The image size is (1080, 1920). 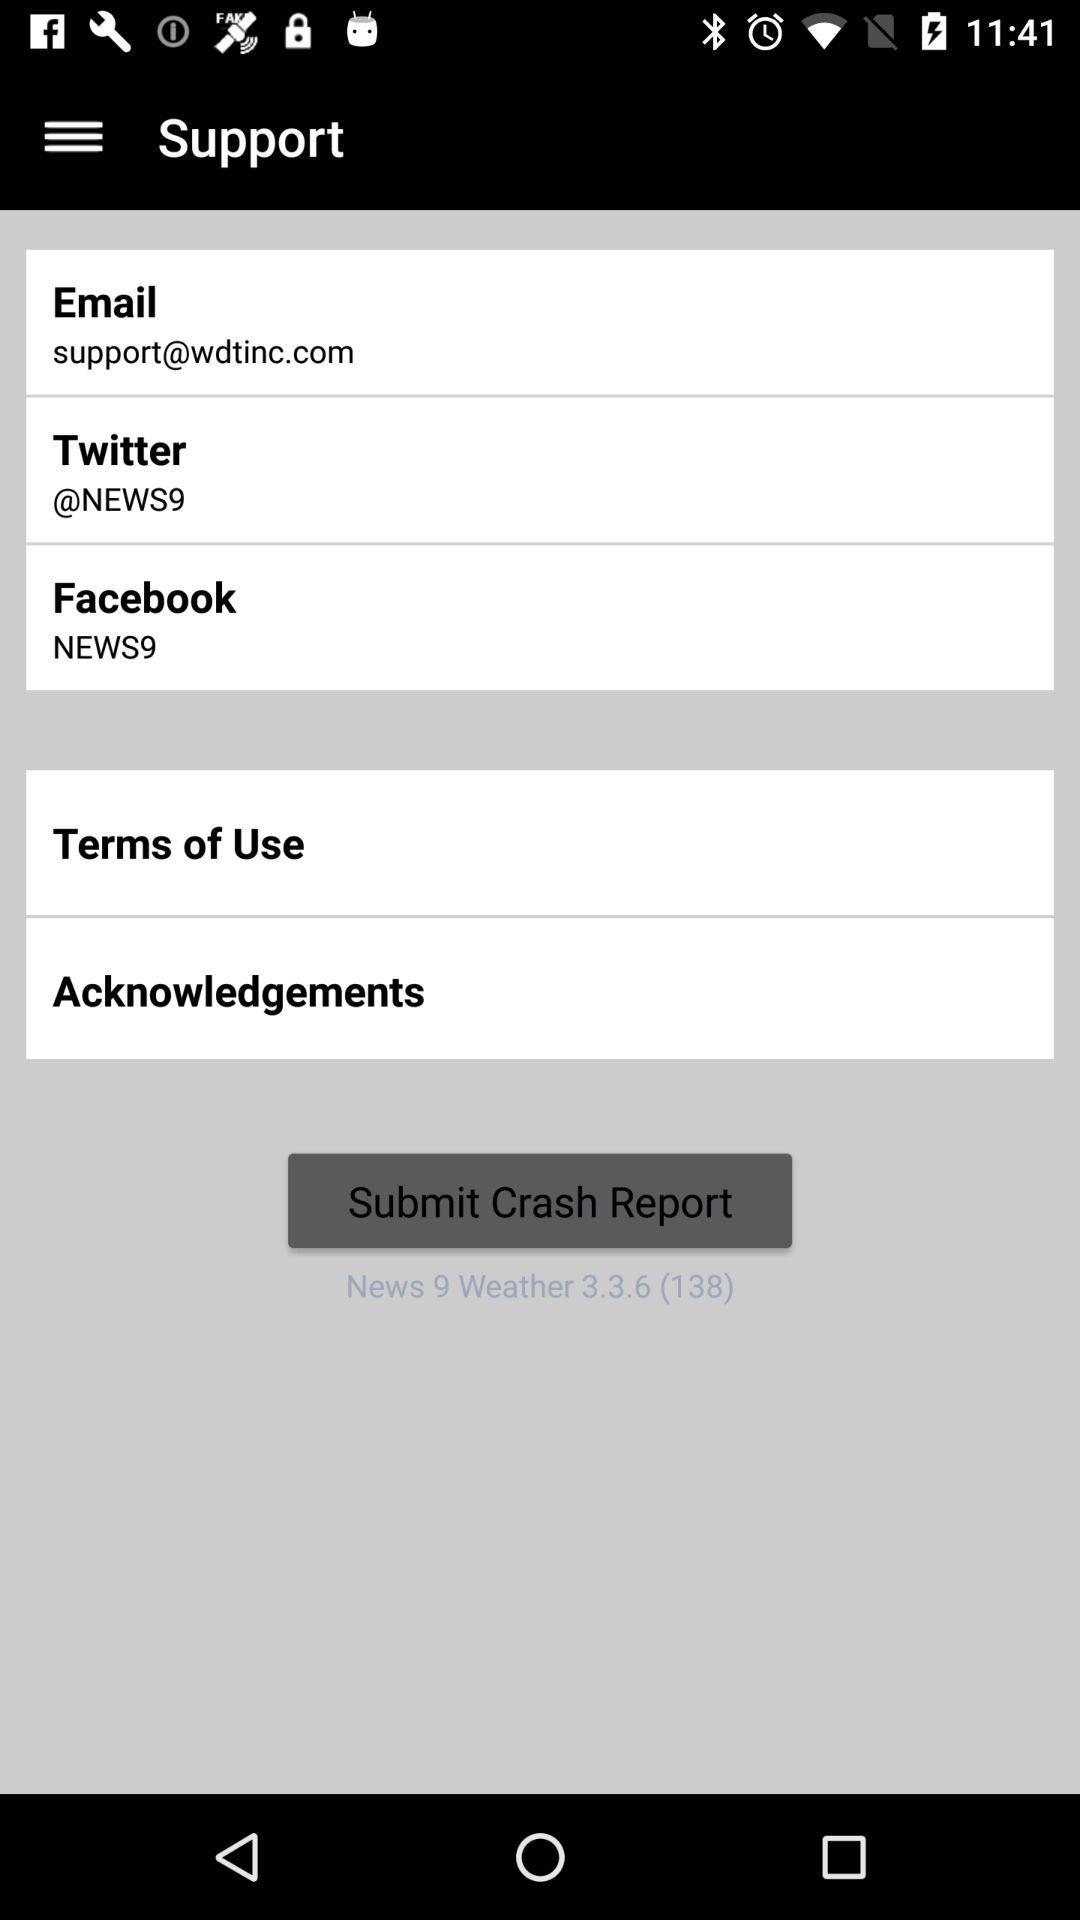 I want to click on the item to the left of support, so click(x=72, y=135).